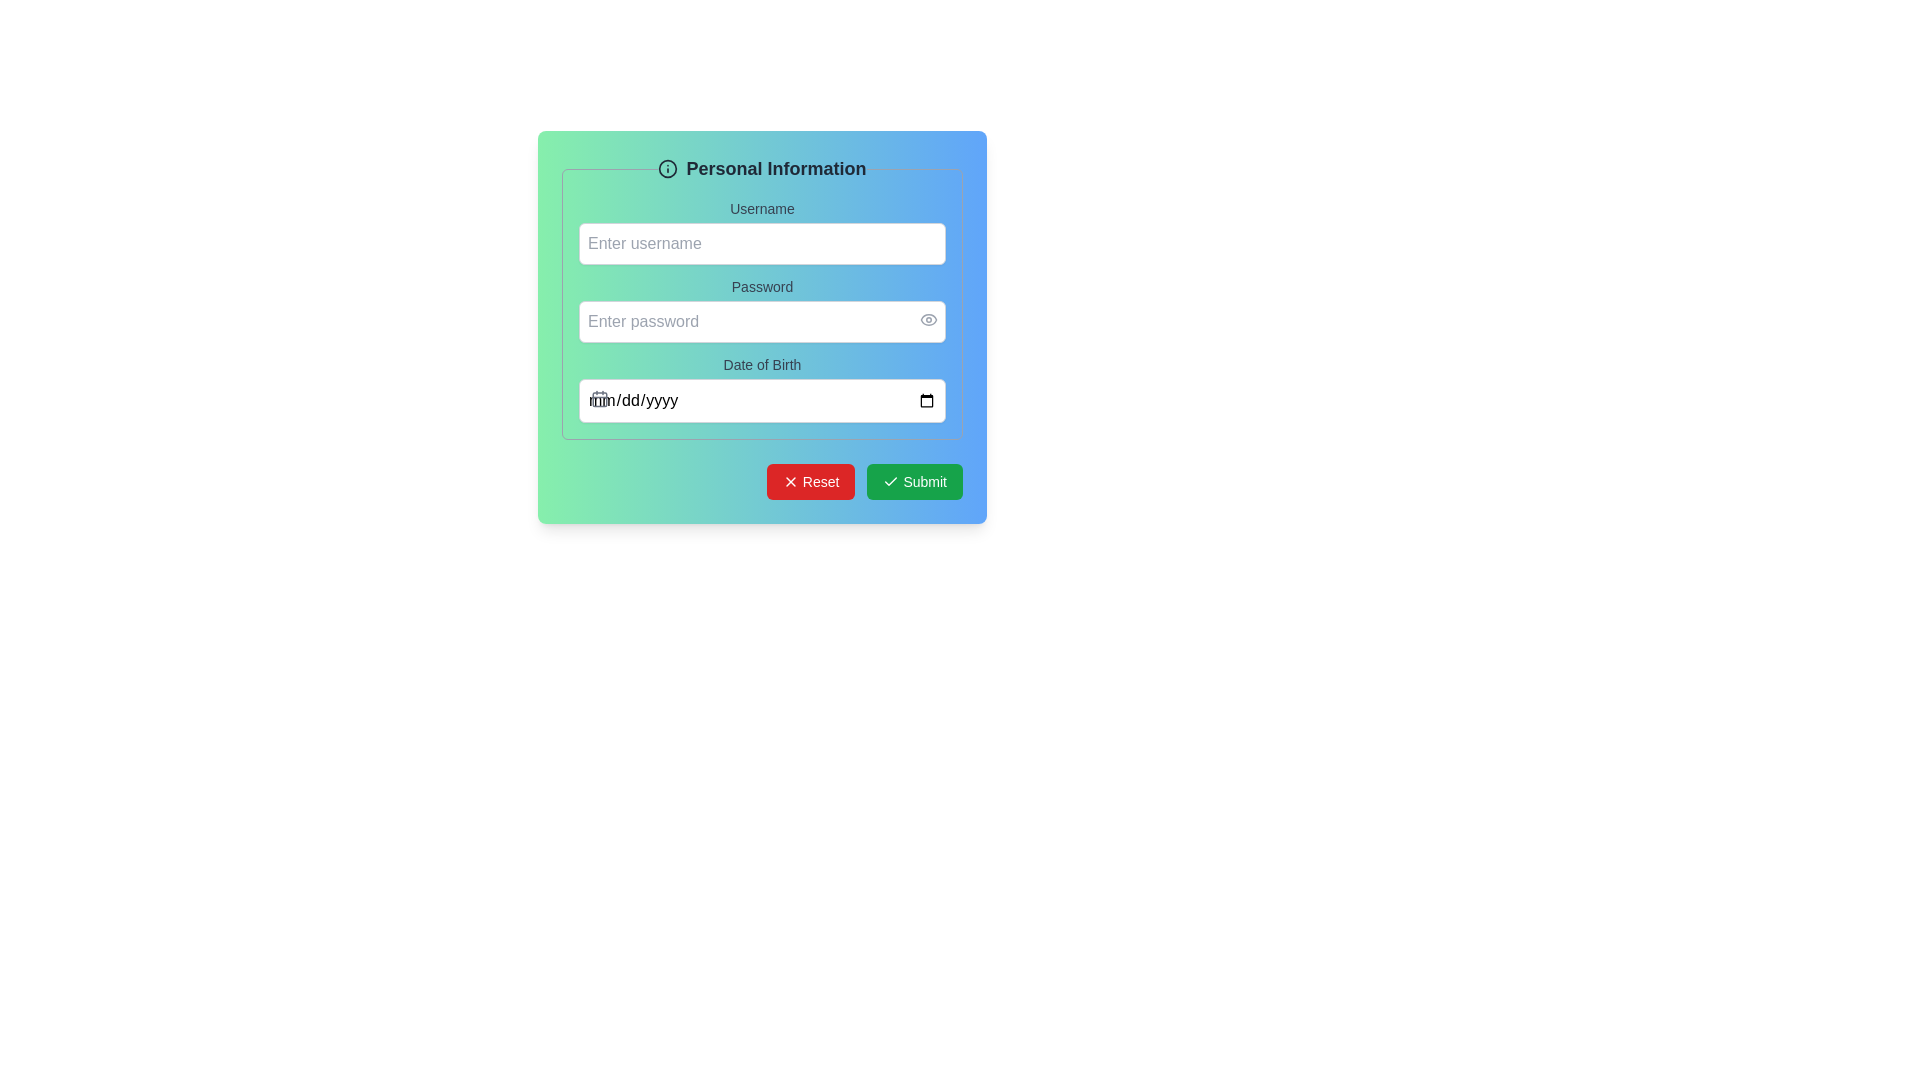  I want to click on the circular icon with an 'i' symbol at the top-left of the 'Personal Information' section, so click(668, 168).